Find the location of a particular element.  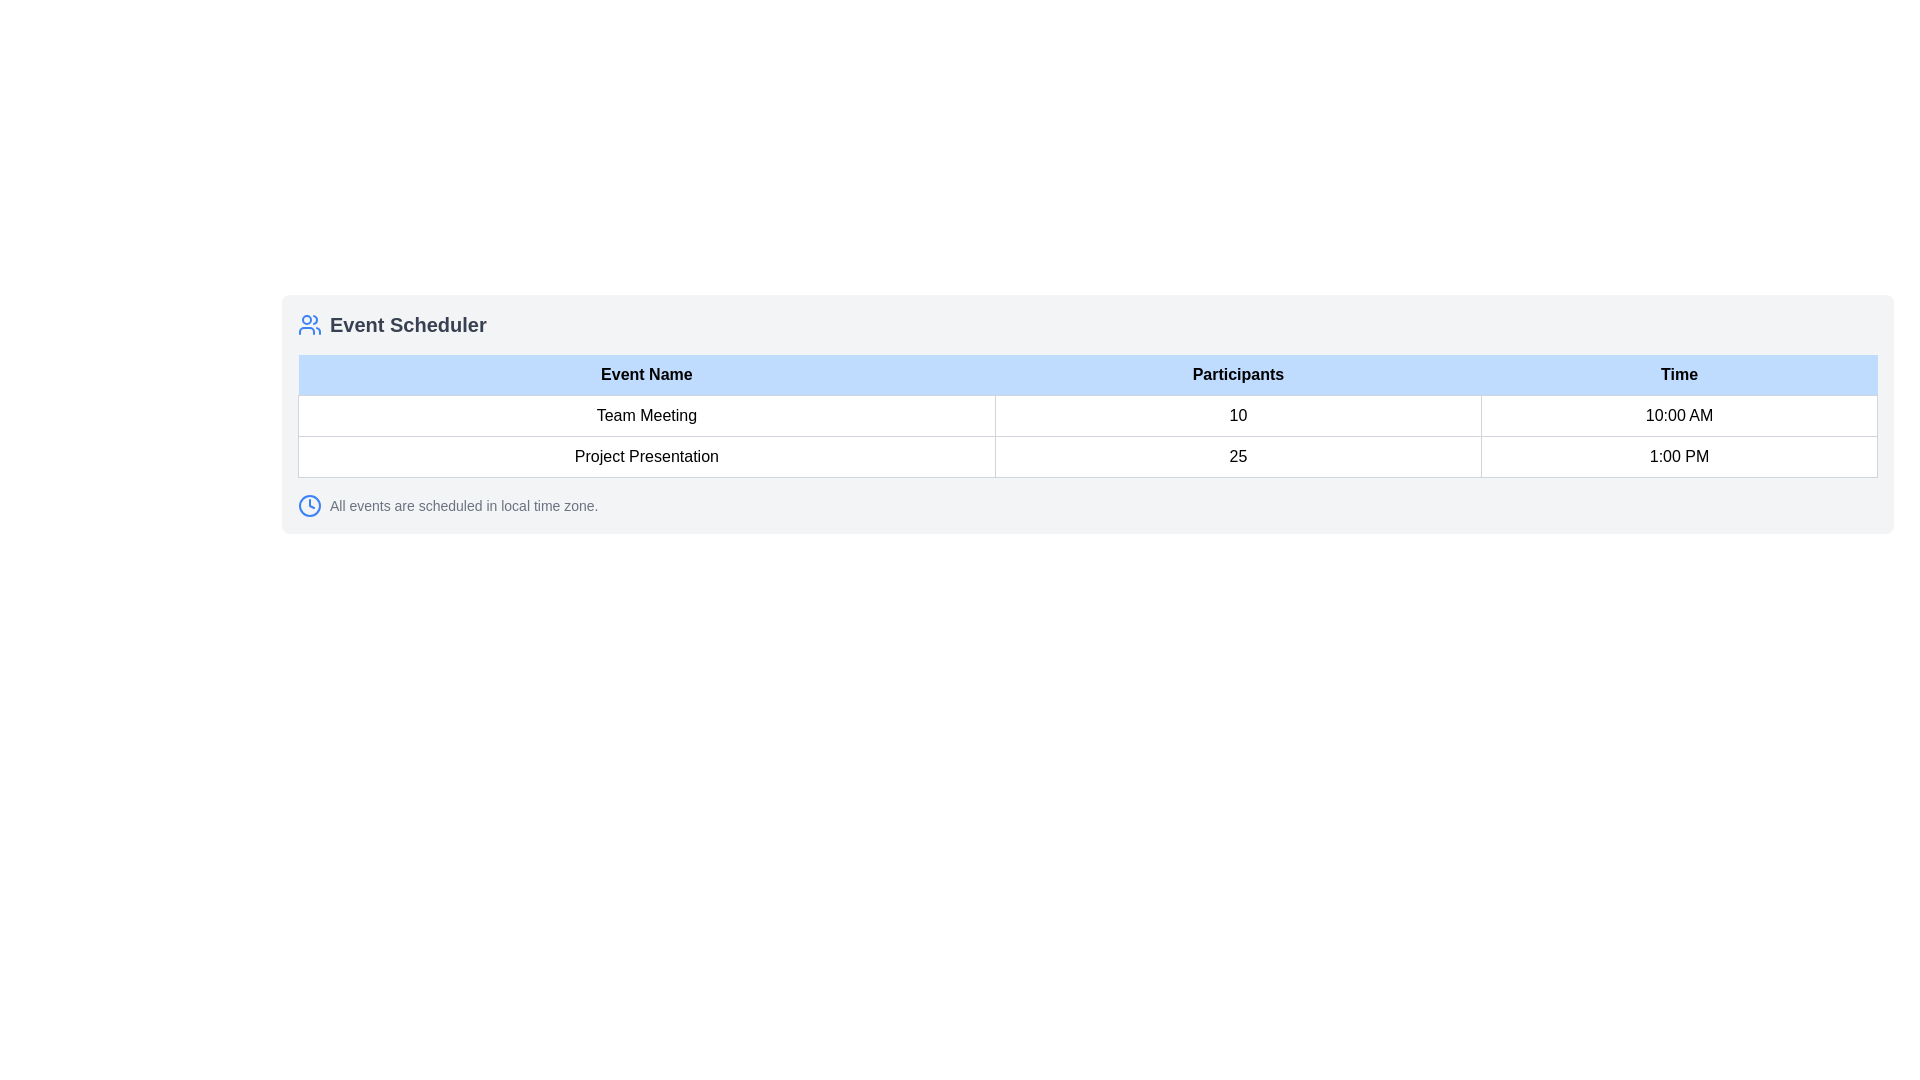

the 'Team Meeting' text label in the 'Event Scheduler' table, which displays the event name as part of the row labeled 'Team Meeting 10 10:00 AM.' is located at coordinates (646, 415).